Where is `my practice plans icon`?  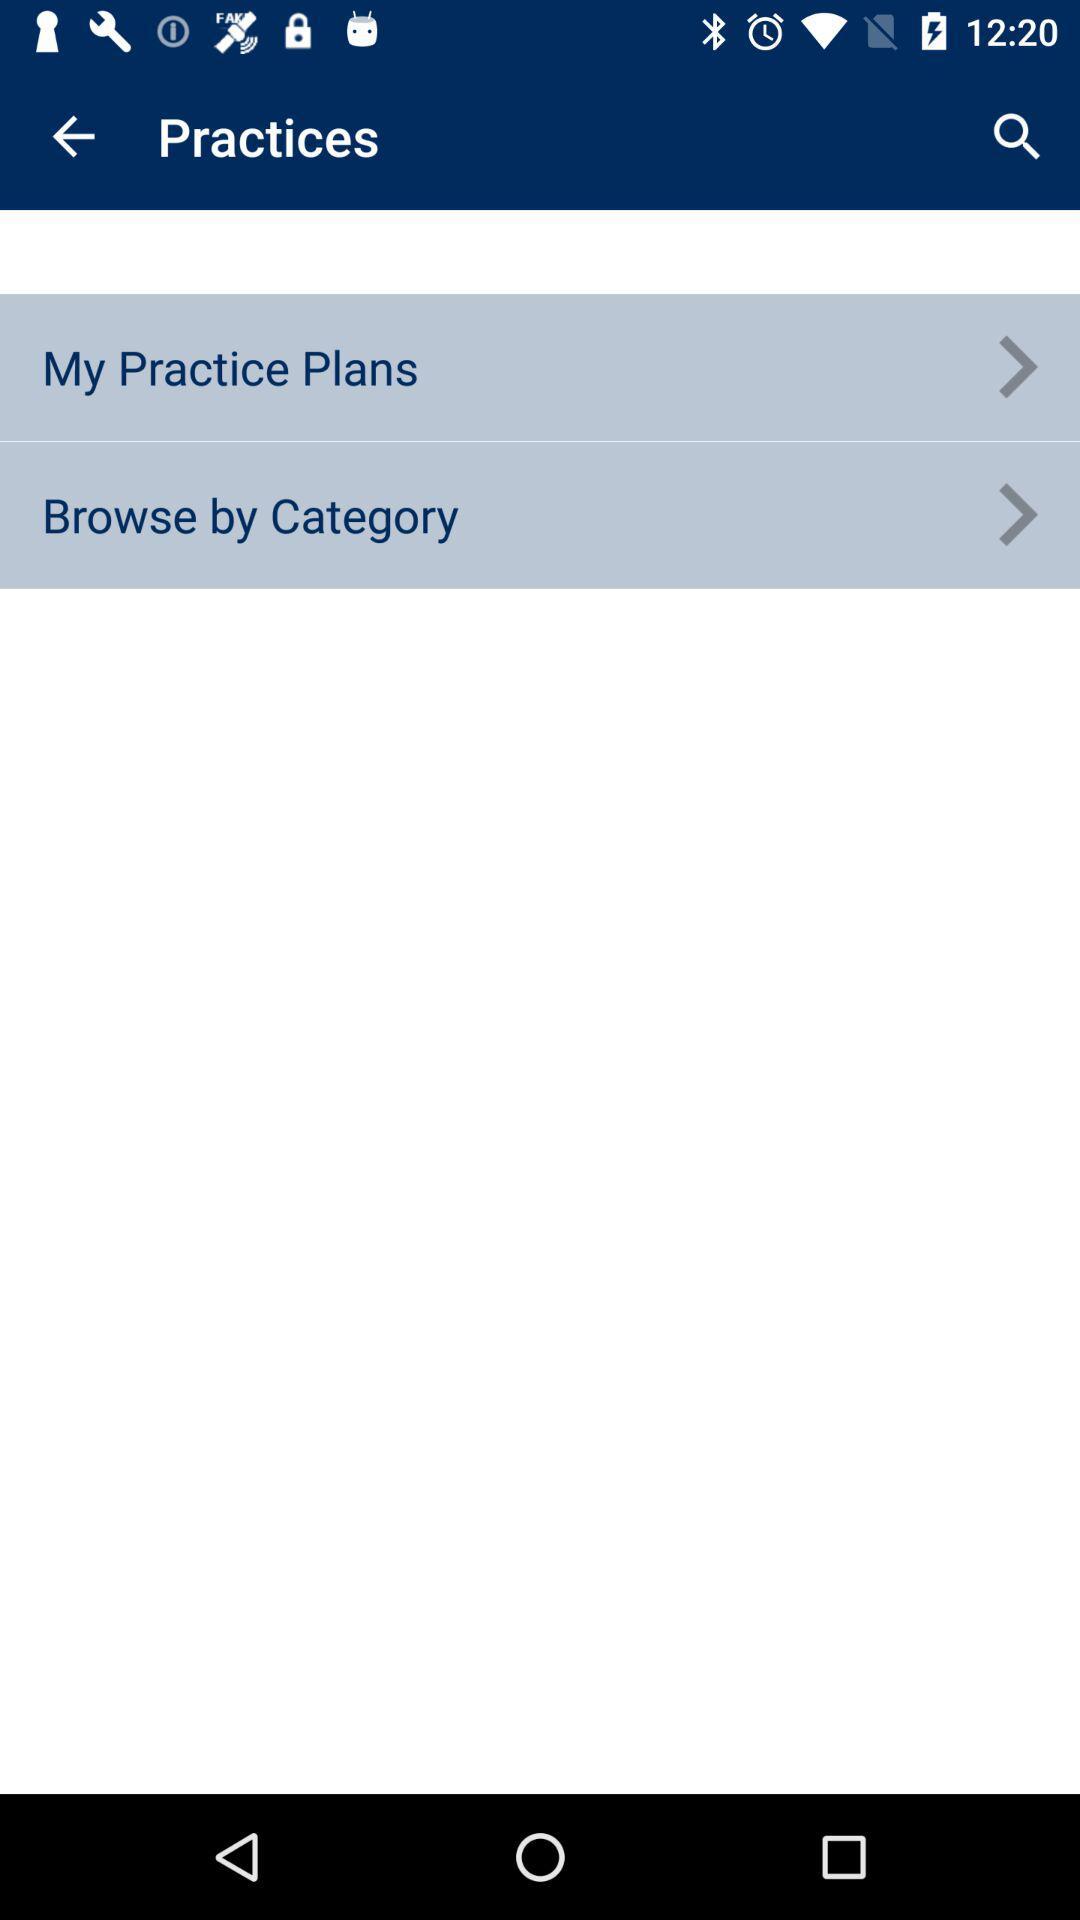
my practice plans icon is located at coordinates (229, 367).